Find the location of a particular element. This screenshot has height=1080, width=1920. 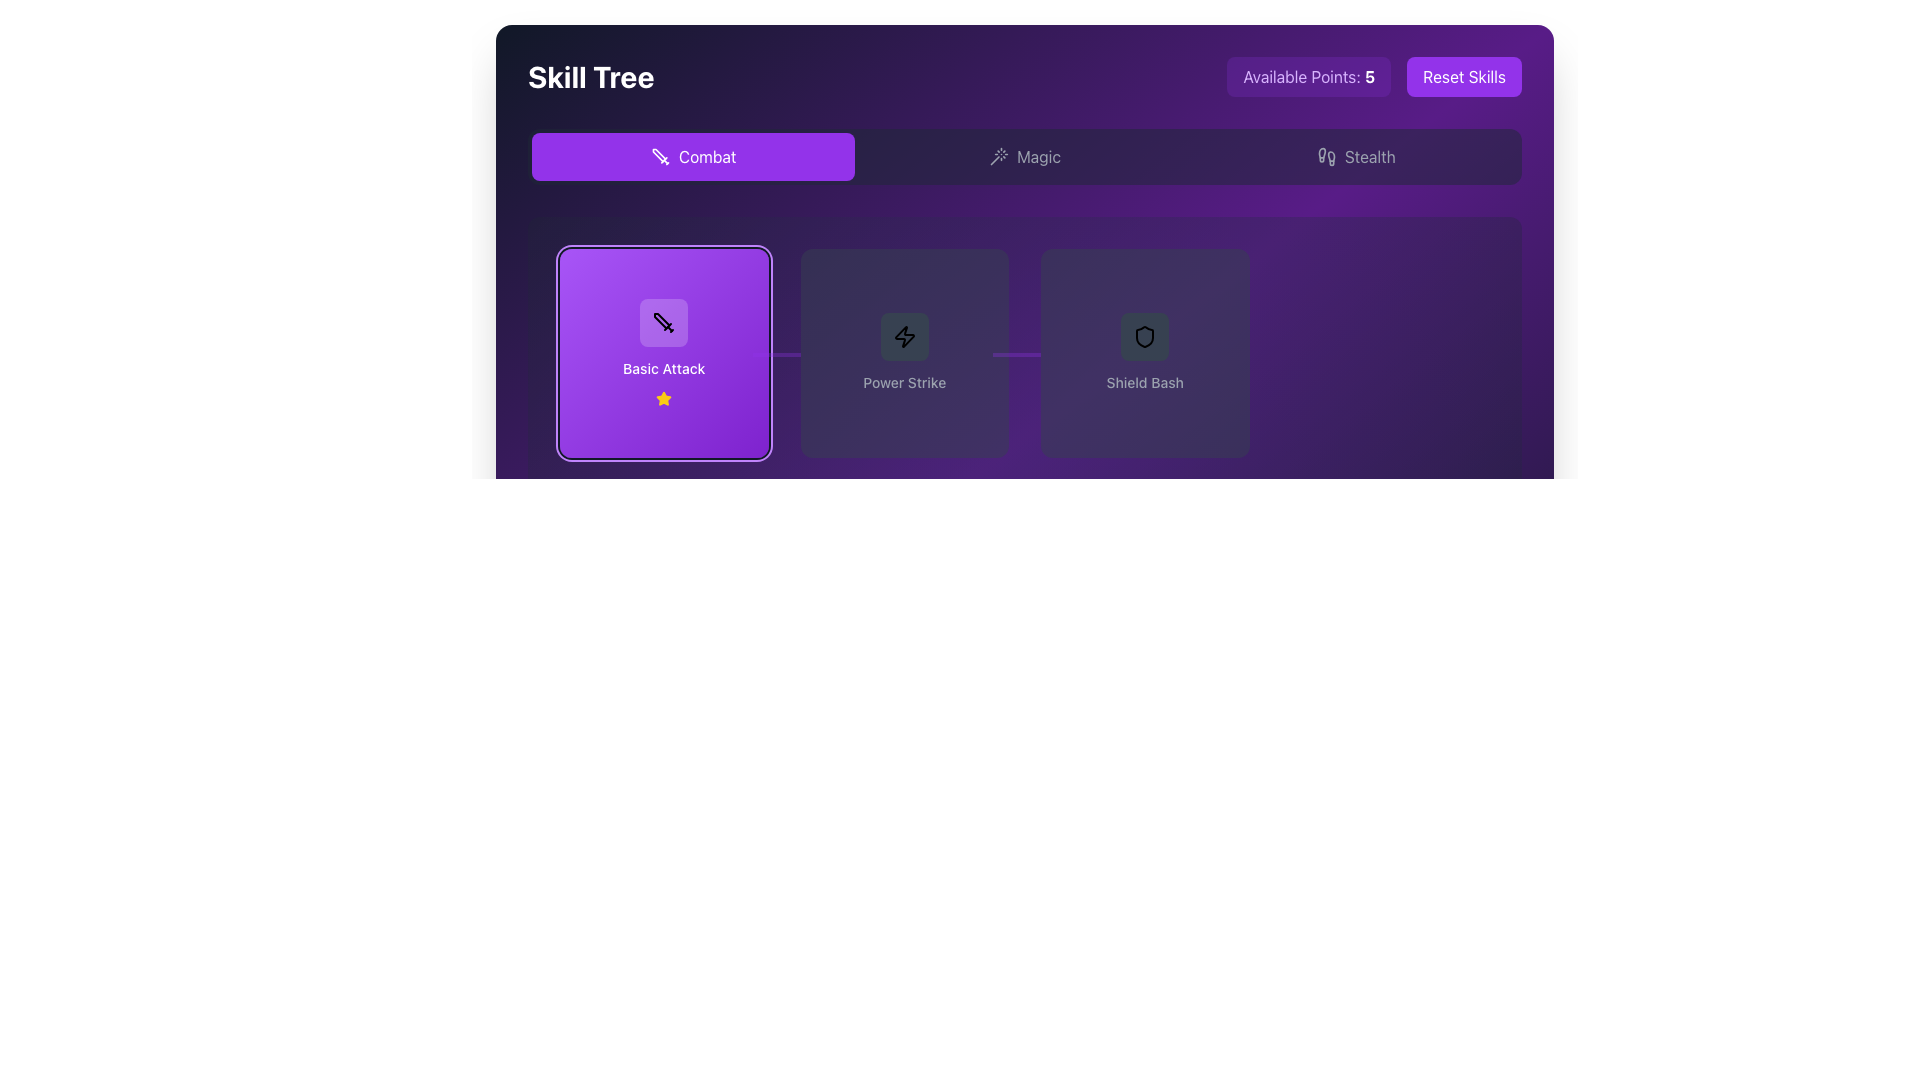

the 'Stealth' text label, which is styled in dark gray on a deep purple background, located at the top-right corner of the interface is located at coordinates (1369, 156).